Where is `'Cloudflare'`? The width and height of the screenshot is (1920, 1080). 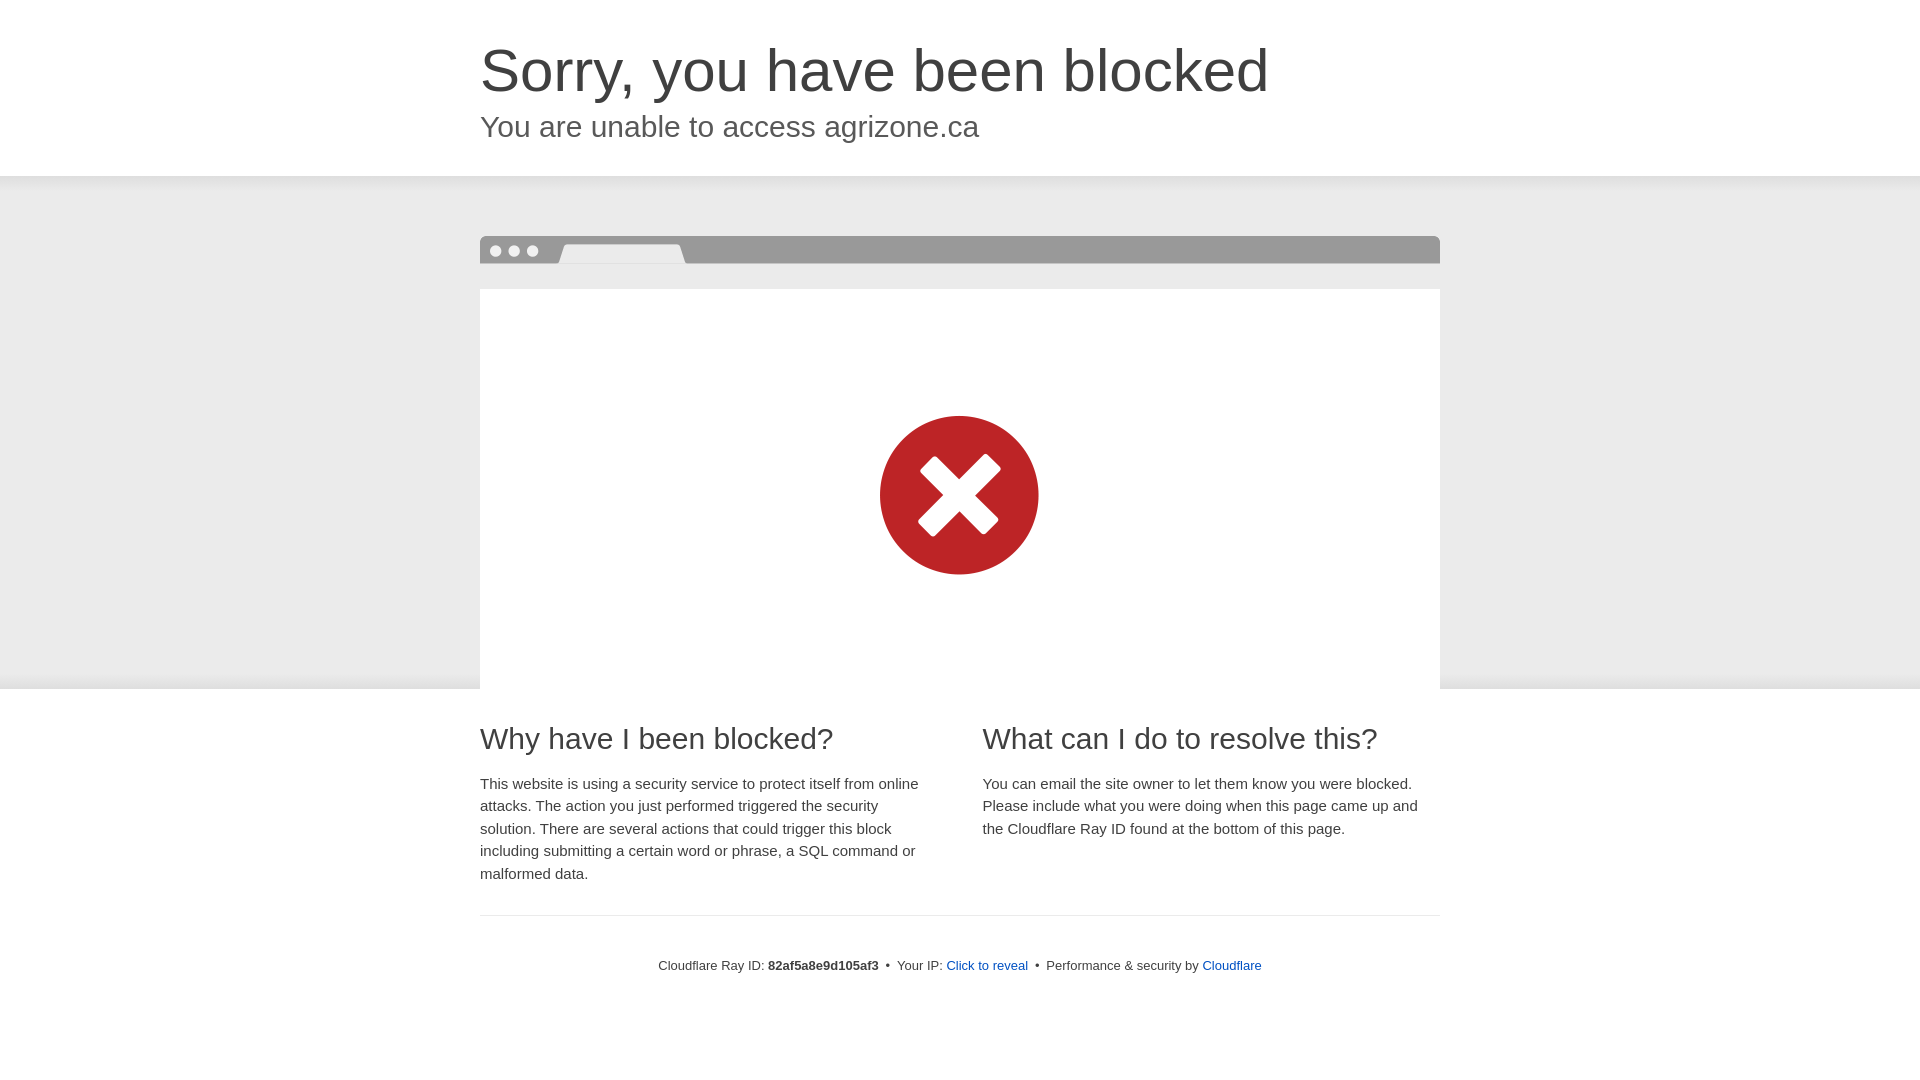 'Cloudflare' is located at coordinates (1230, 964).